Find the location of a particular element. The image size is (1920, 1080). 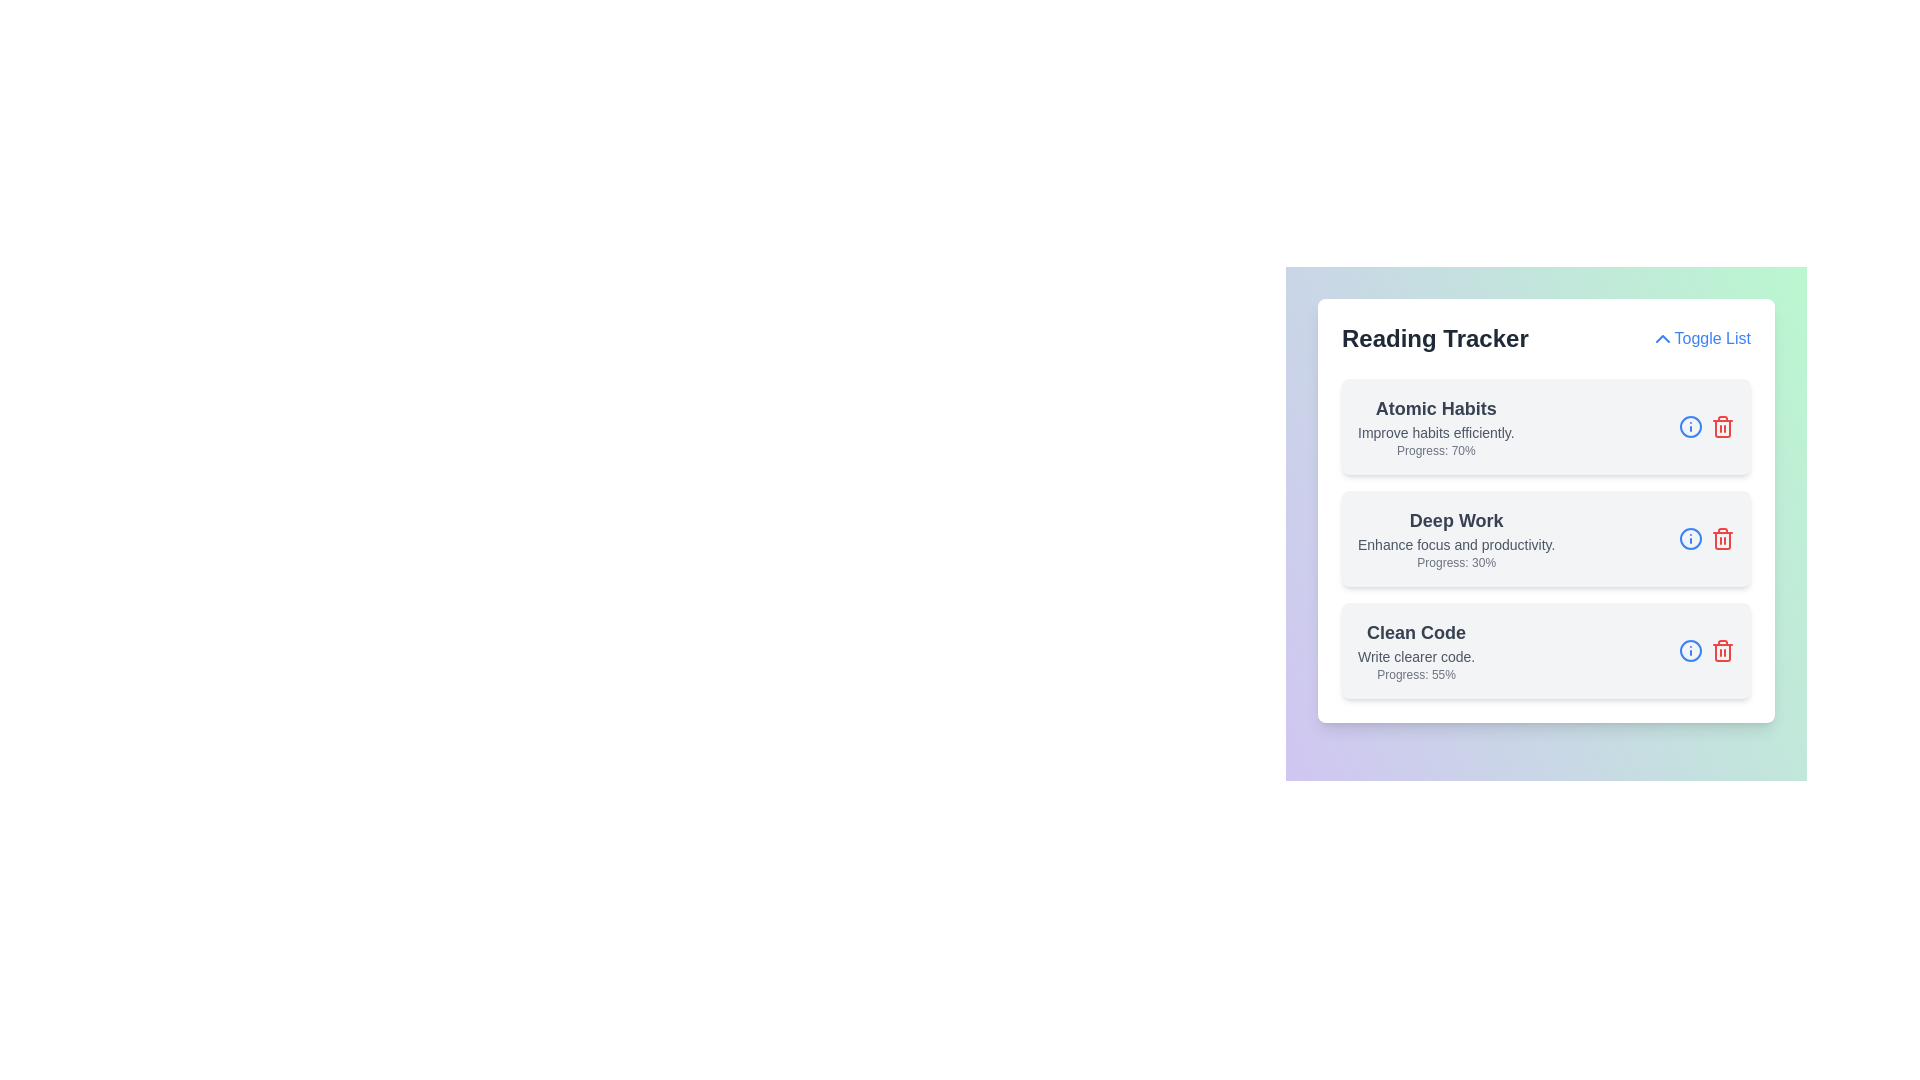

the text label displaying 'Improve habits efficiently.' which is located beneath the title 'Atomic Habits' and above the progress indicator 'Progress: 70%' is located at coordinates (1435, 431).